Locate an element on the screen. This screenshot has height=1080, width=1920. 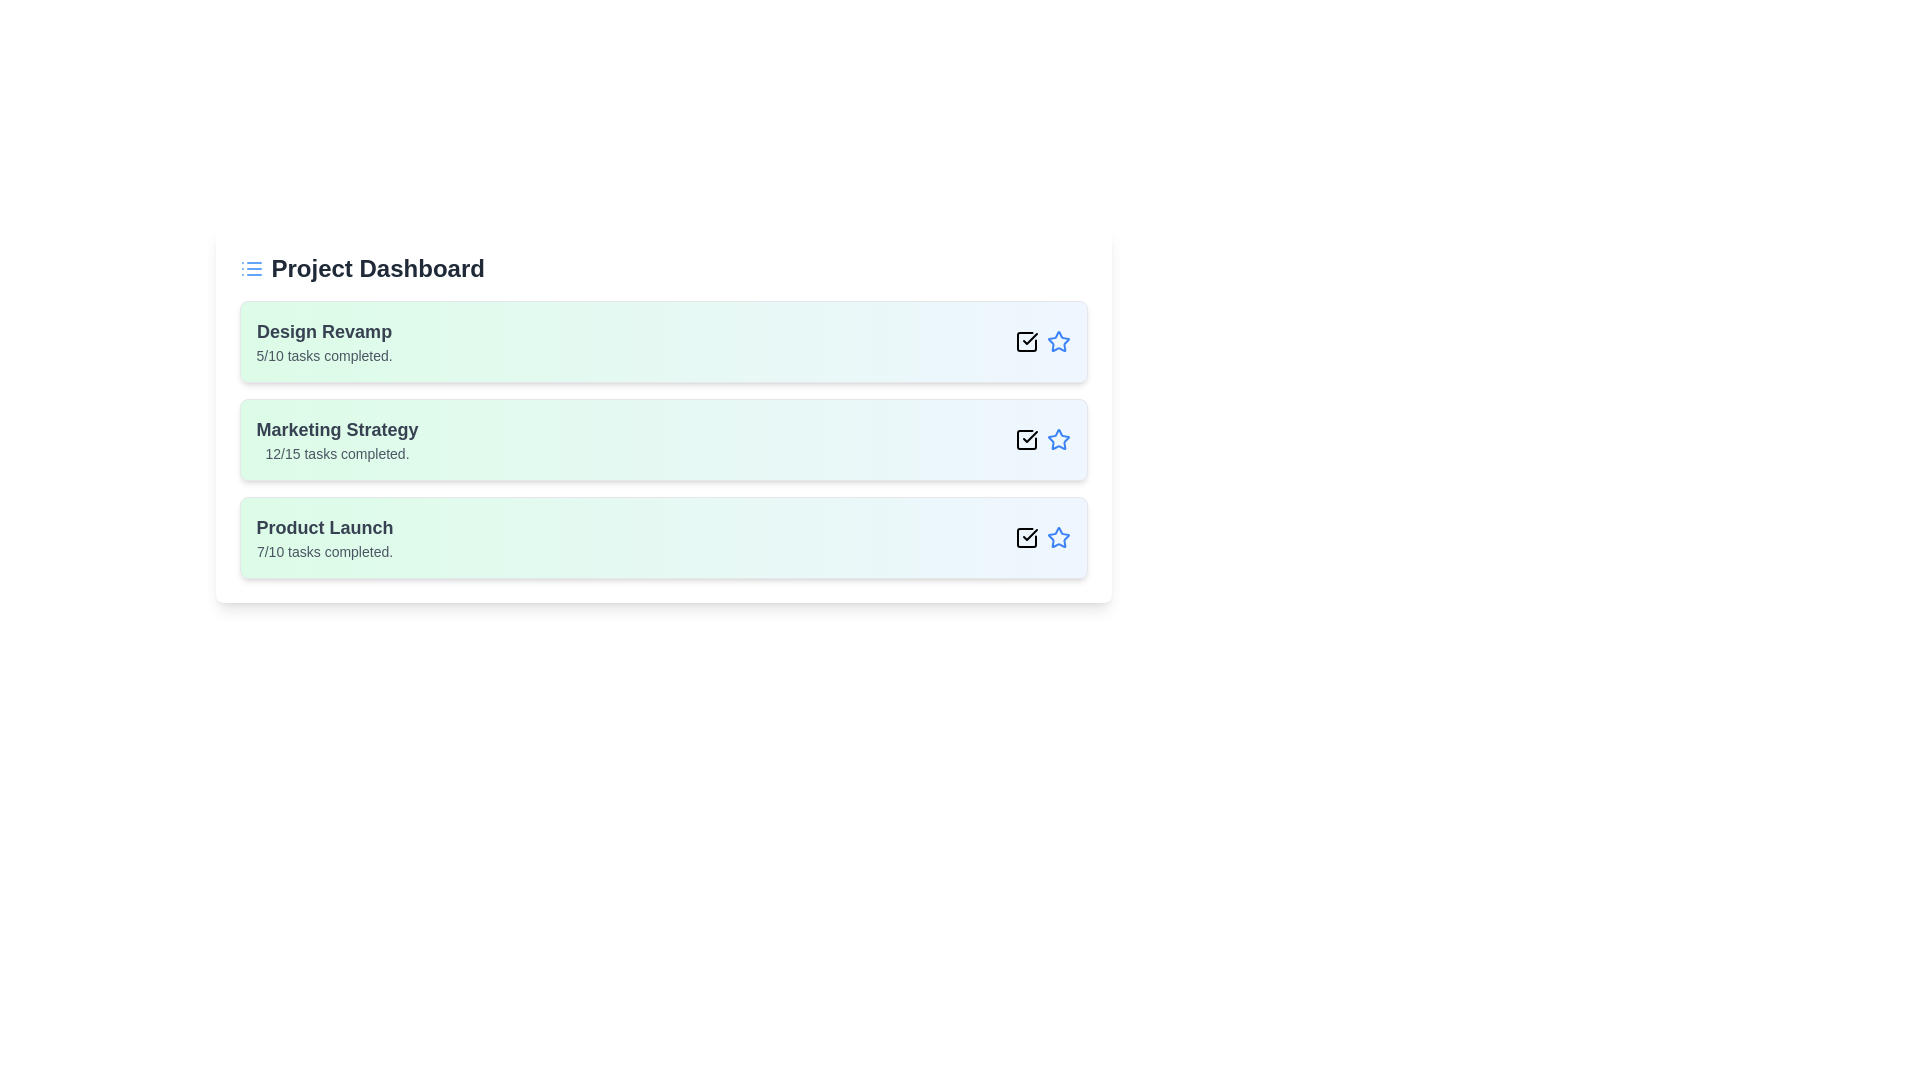
the checkbox icon for the project Product Launch to toggle its completion status is located at coordinates (1026, 536).